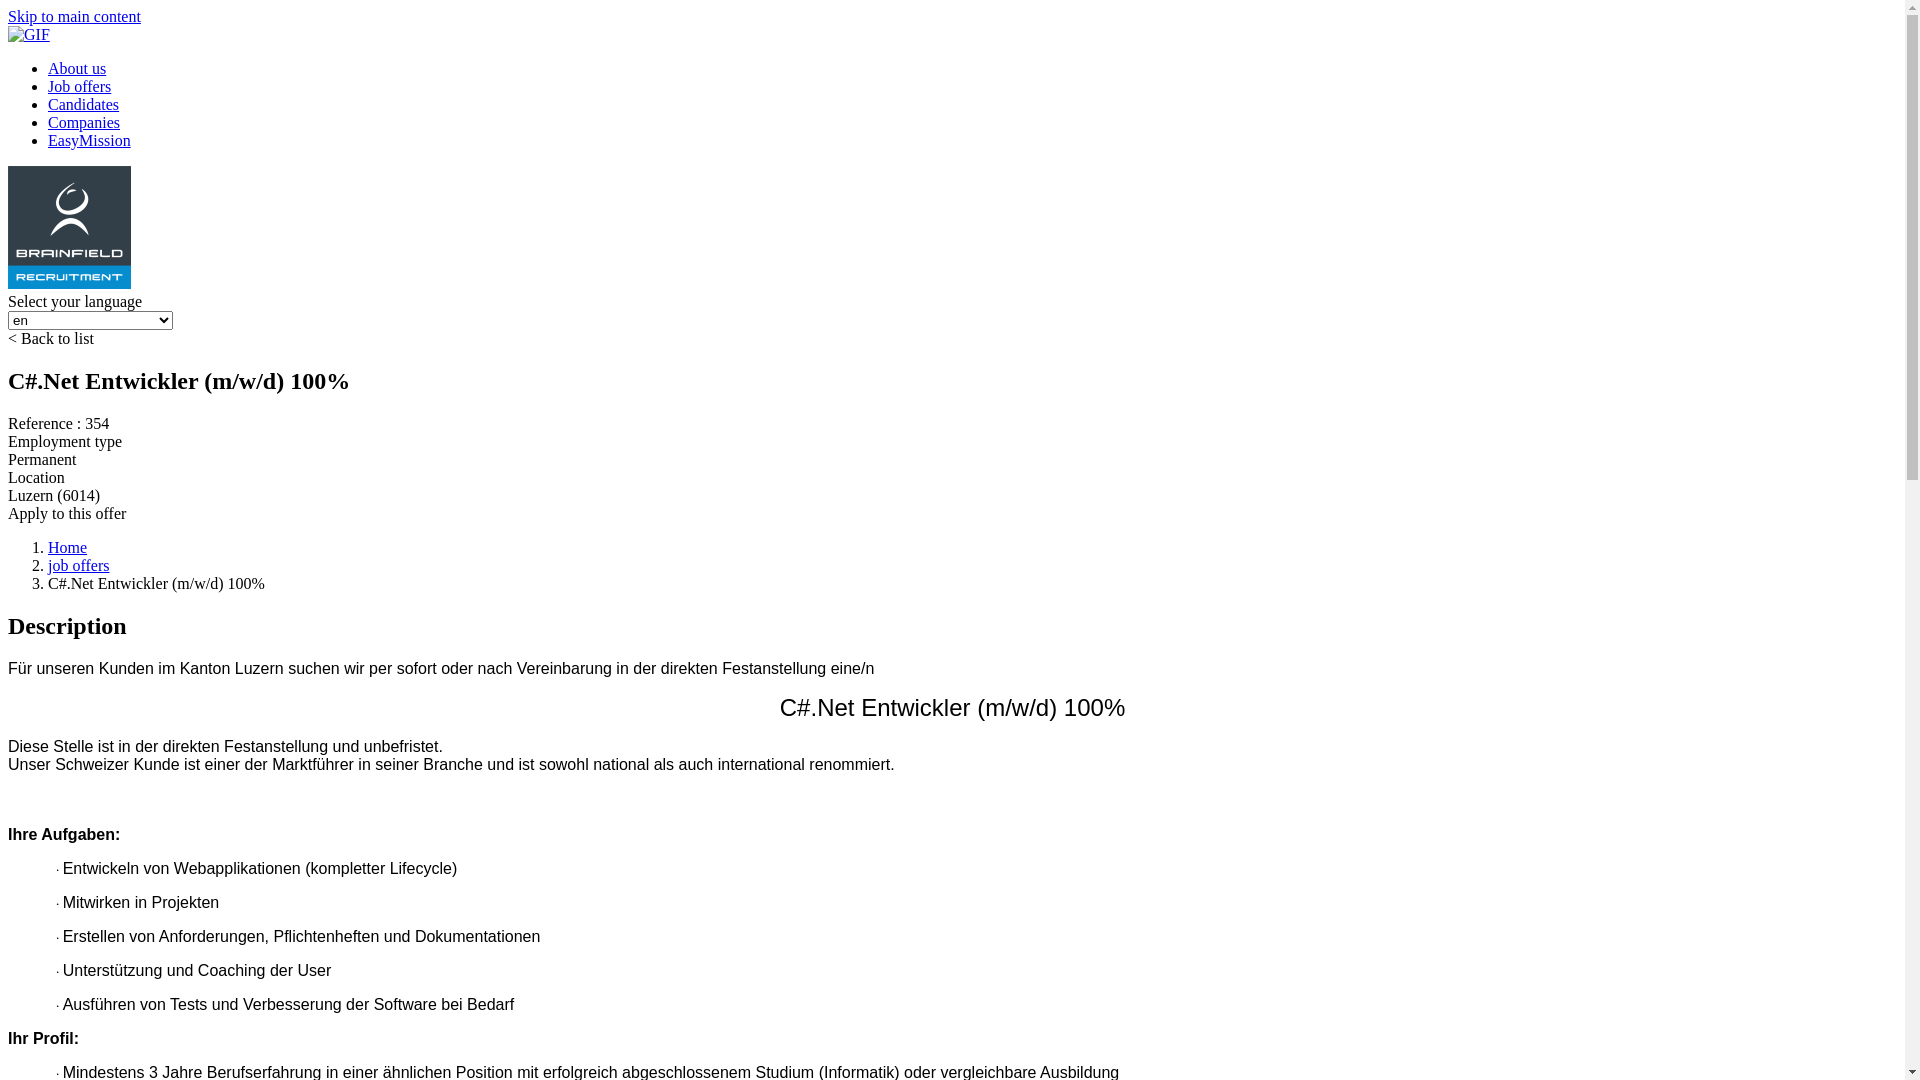  I want to click on 'job offers', so click(78, 565).